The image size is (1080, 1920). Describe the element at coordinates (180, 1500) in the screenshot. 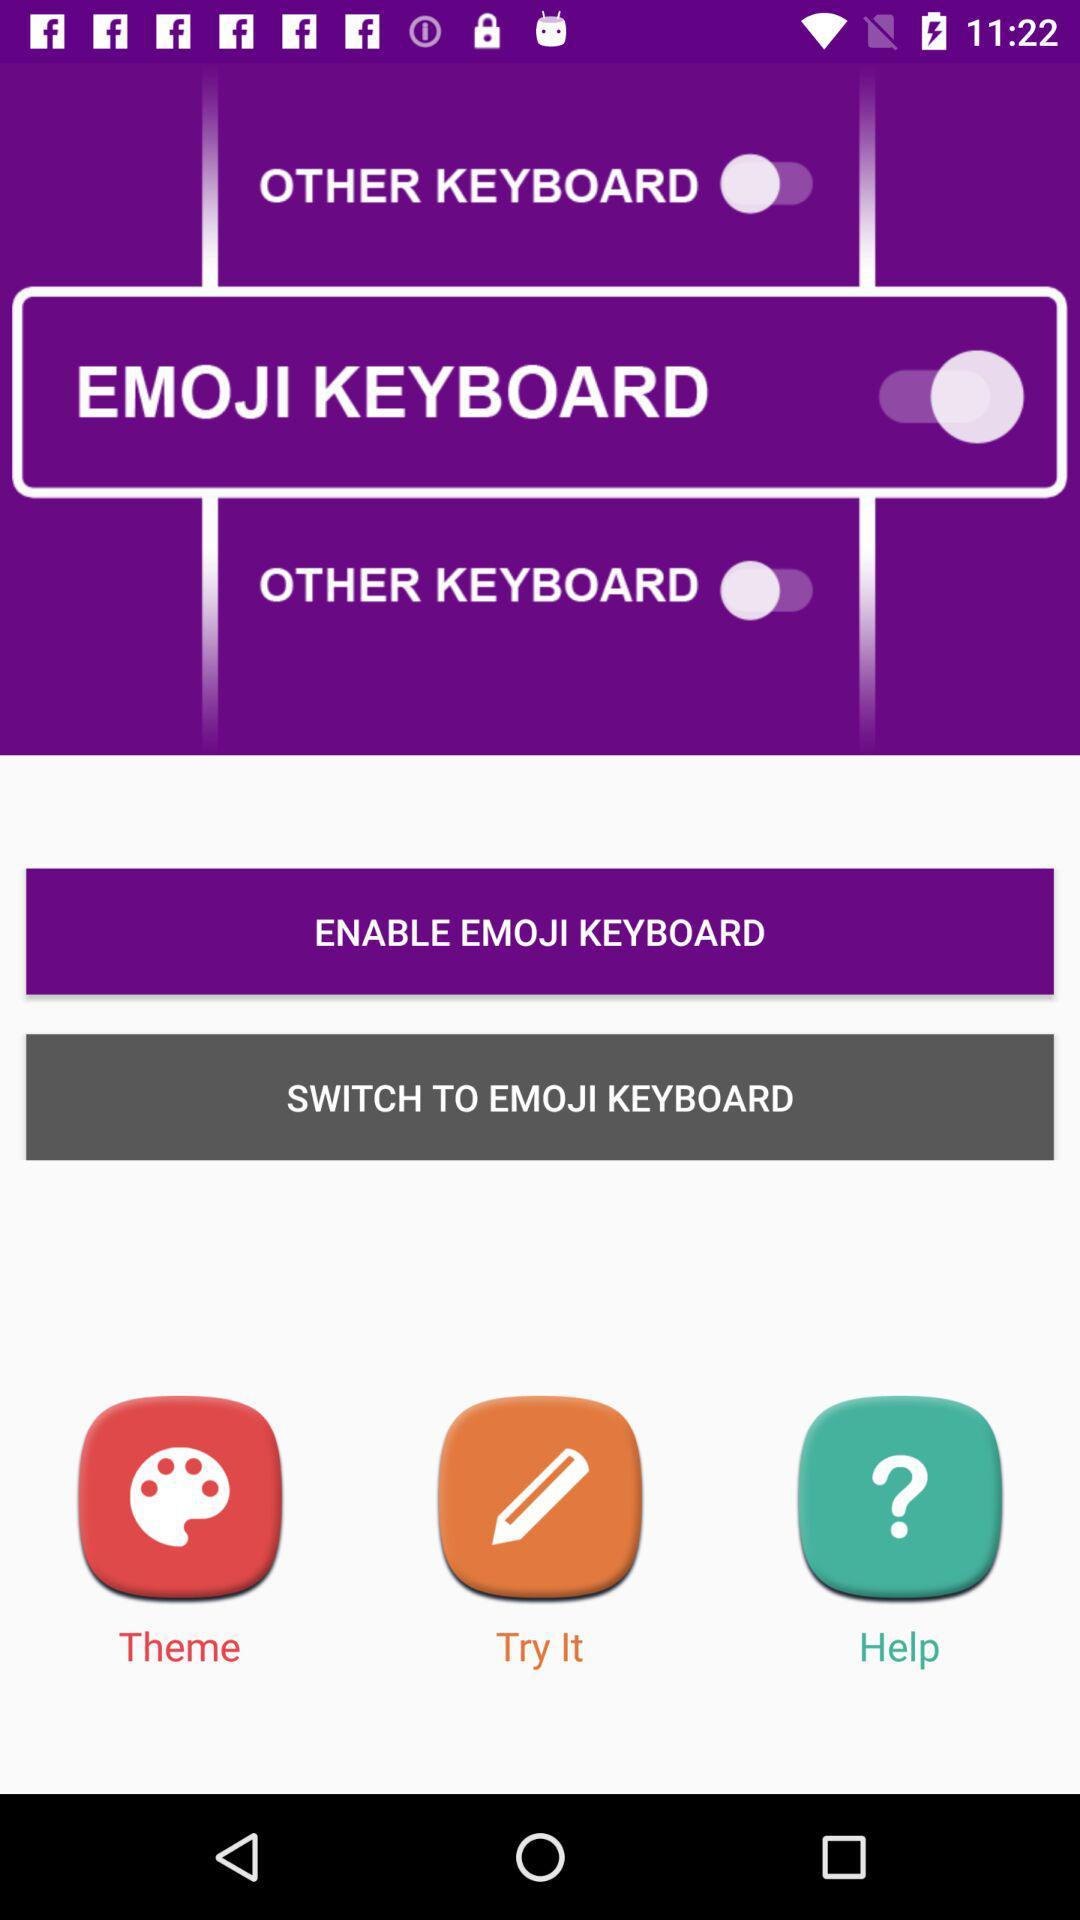

I see `theme selection menu` at that location.